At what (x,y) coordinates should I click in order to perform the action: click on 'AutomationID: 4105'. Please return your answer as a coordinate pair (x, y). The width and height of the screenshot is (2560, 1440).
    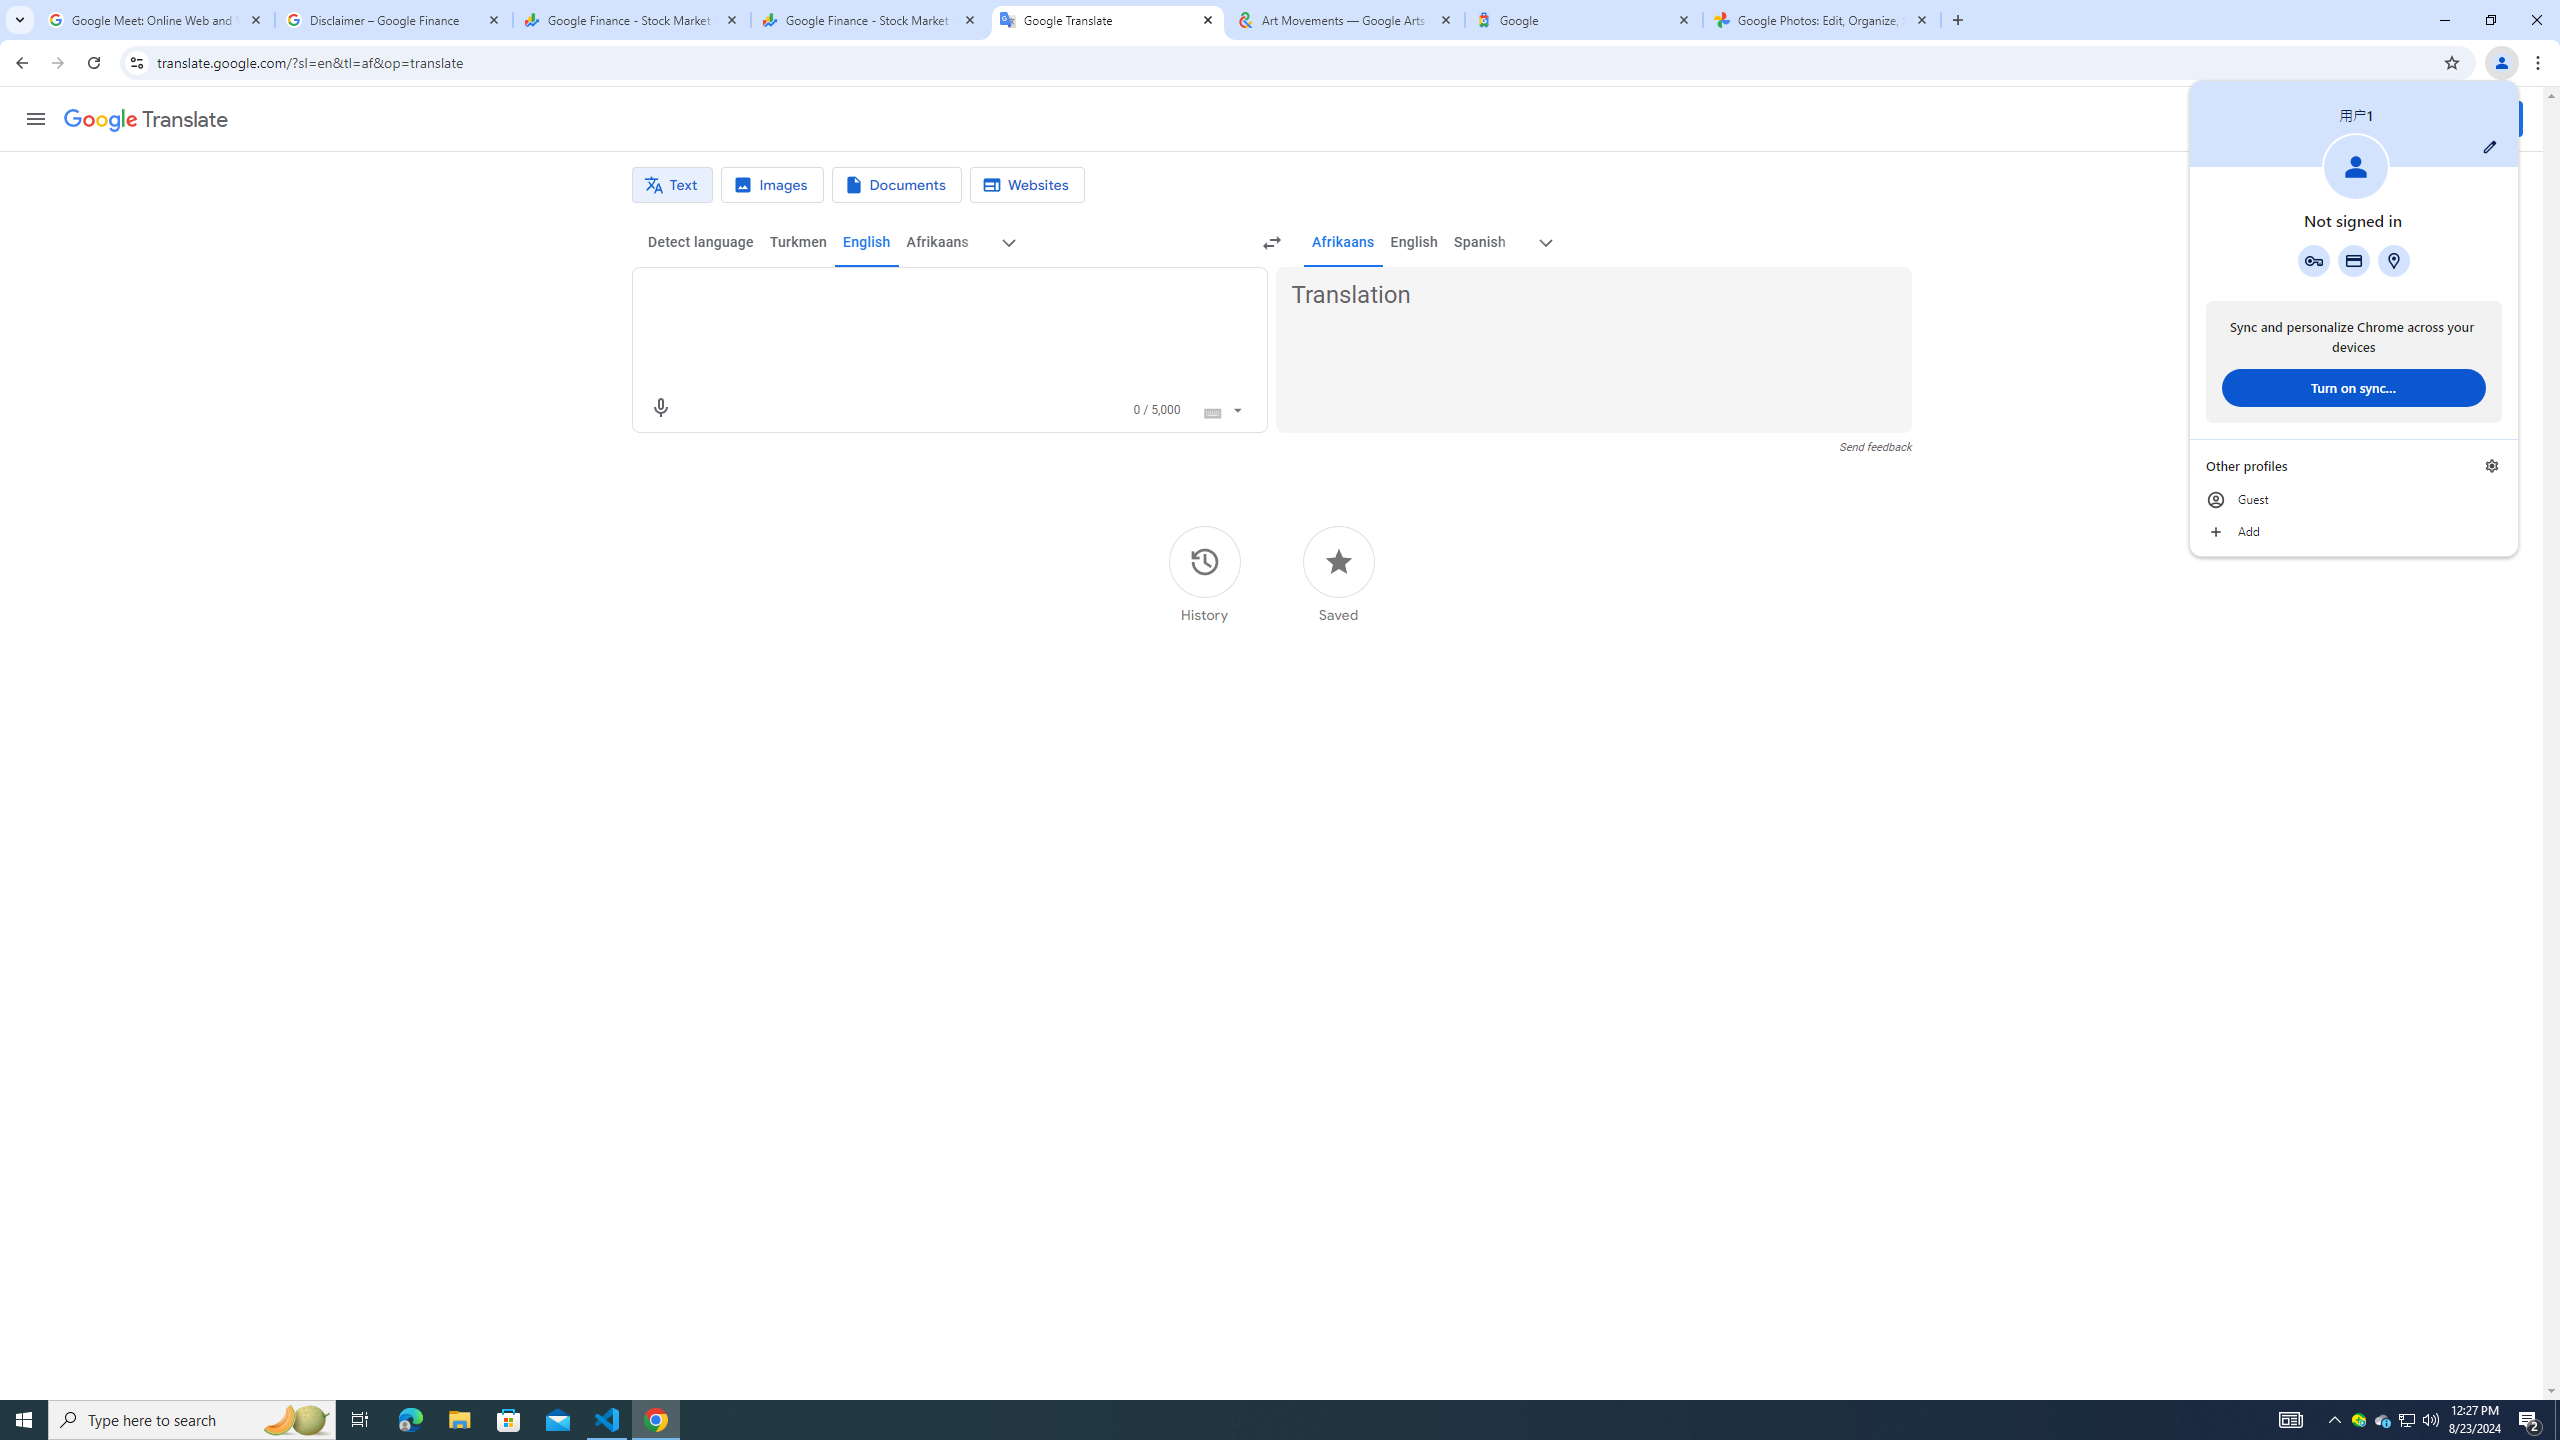
    Looking at the image, I should click on (2290, 1418).